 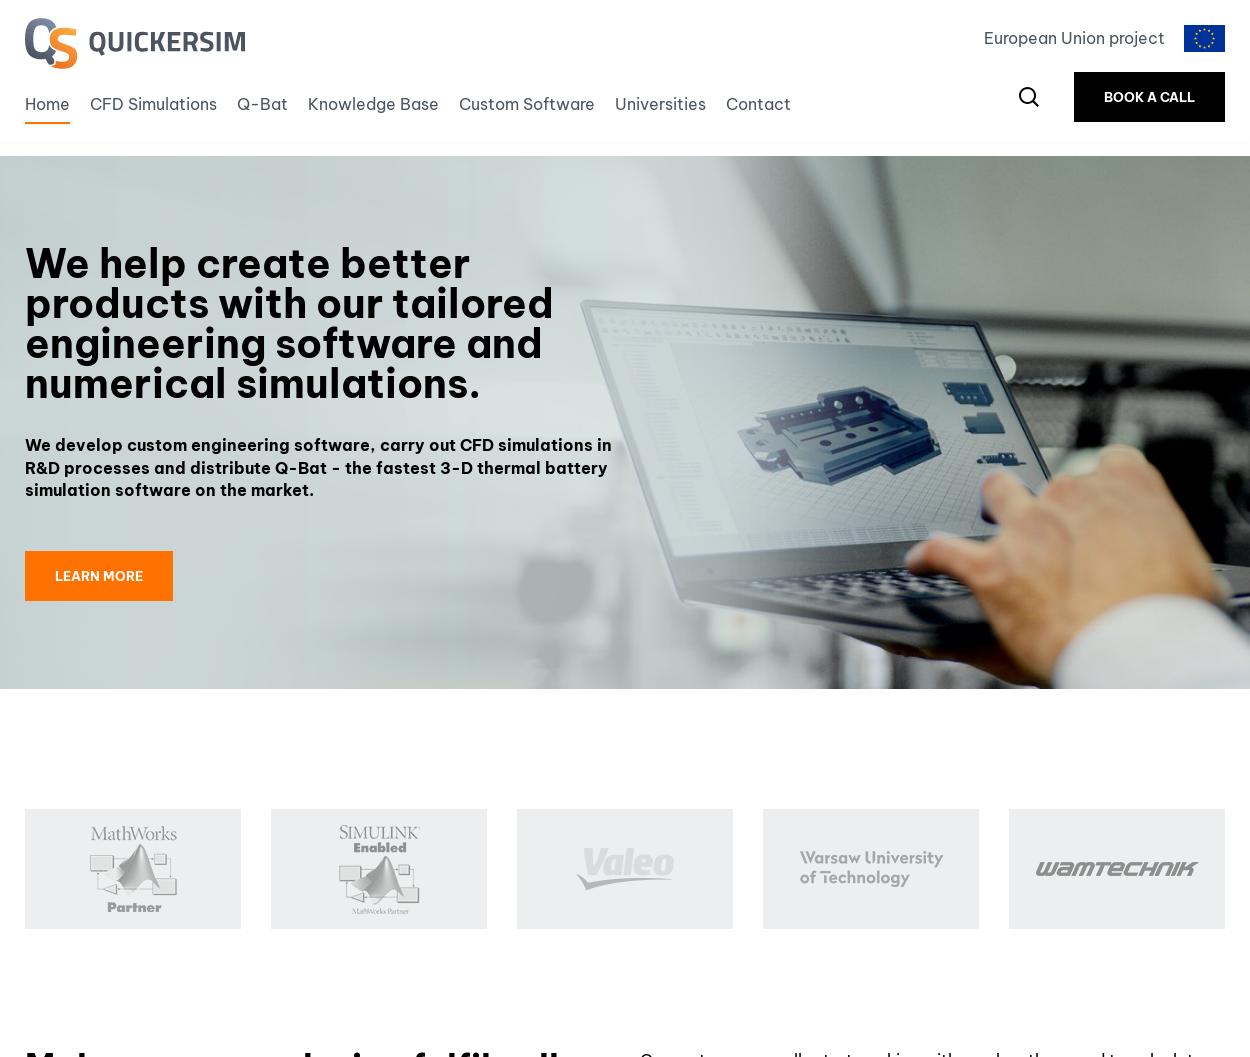 What do you see at coordinates (153, 109) in the screenshot?
I see `'CFD Simulations'` at bounding box center [153, 109].